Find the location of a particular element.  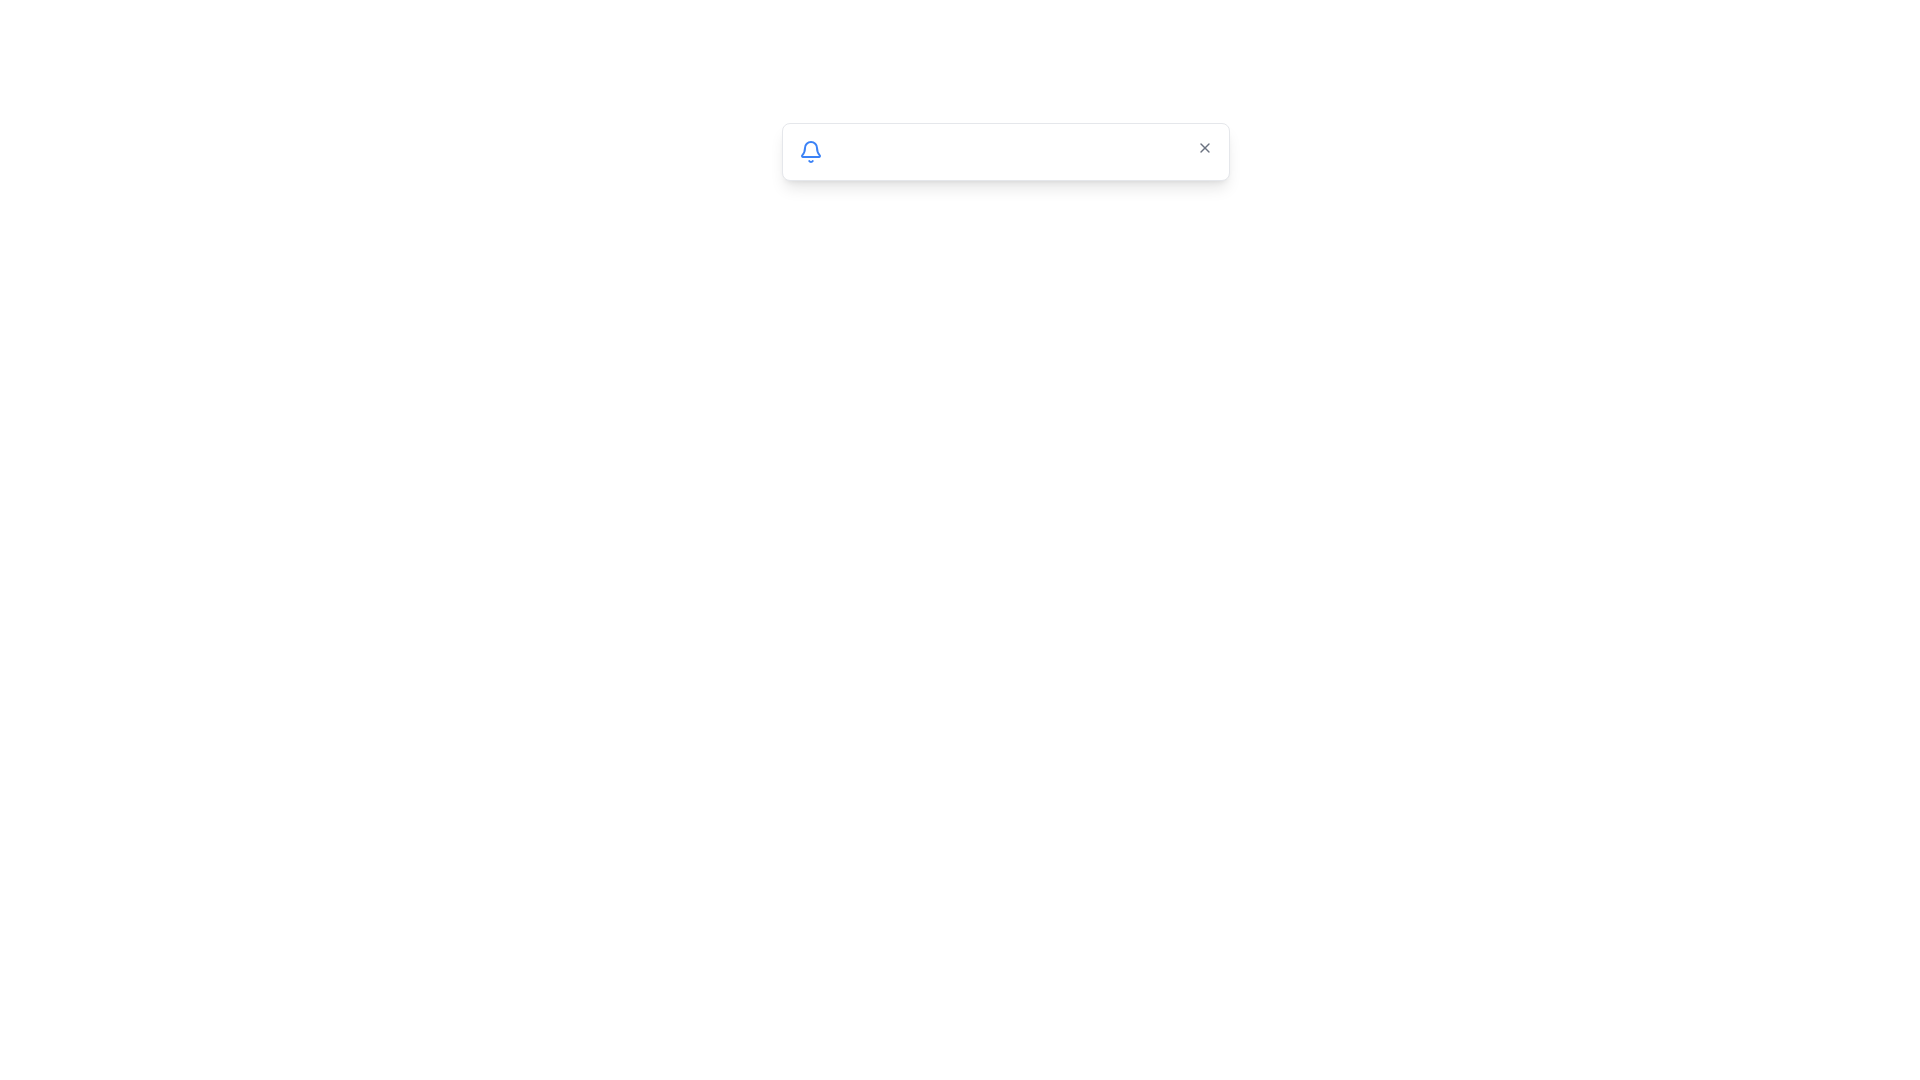

the visual representation of the blue bell icon located on the left end of the notification bar, which is adjacent to textual content and positioned before the 'Close' button is located at coordinates (811, 150).